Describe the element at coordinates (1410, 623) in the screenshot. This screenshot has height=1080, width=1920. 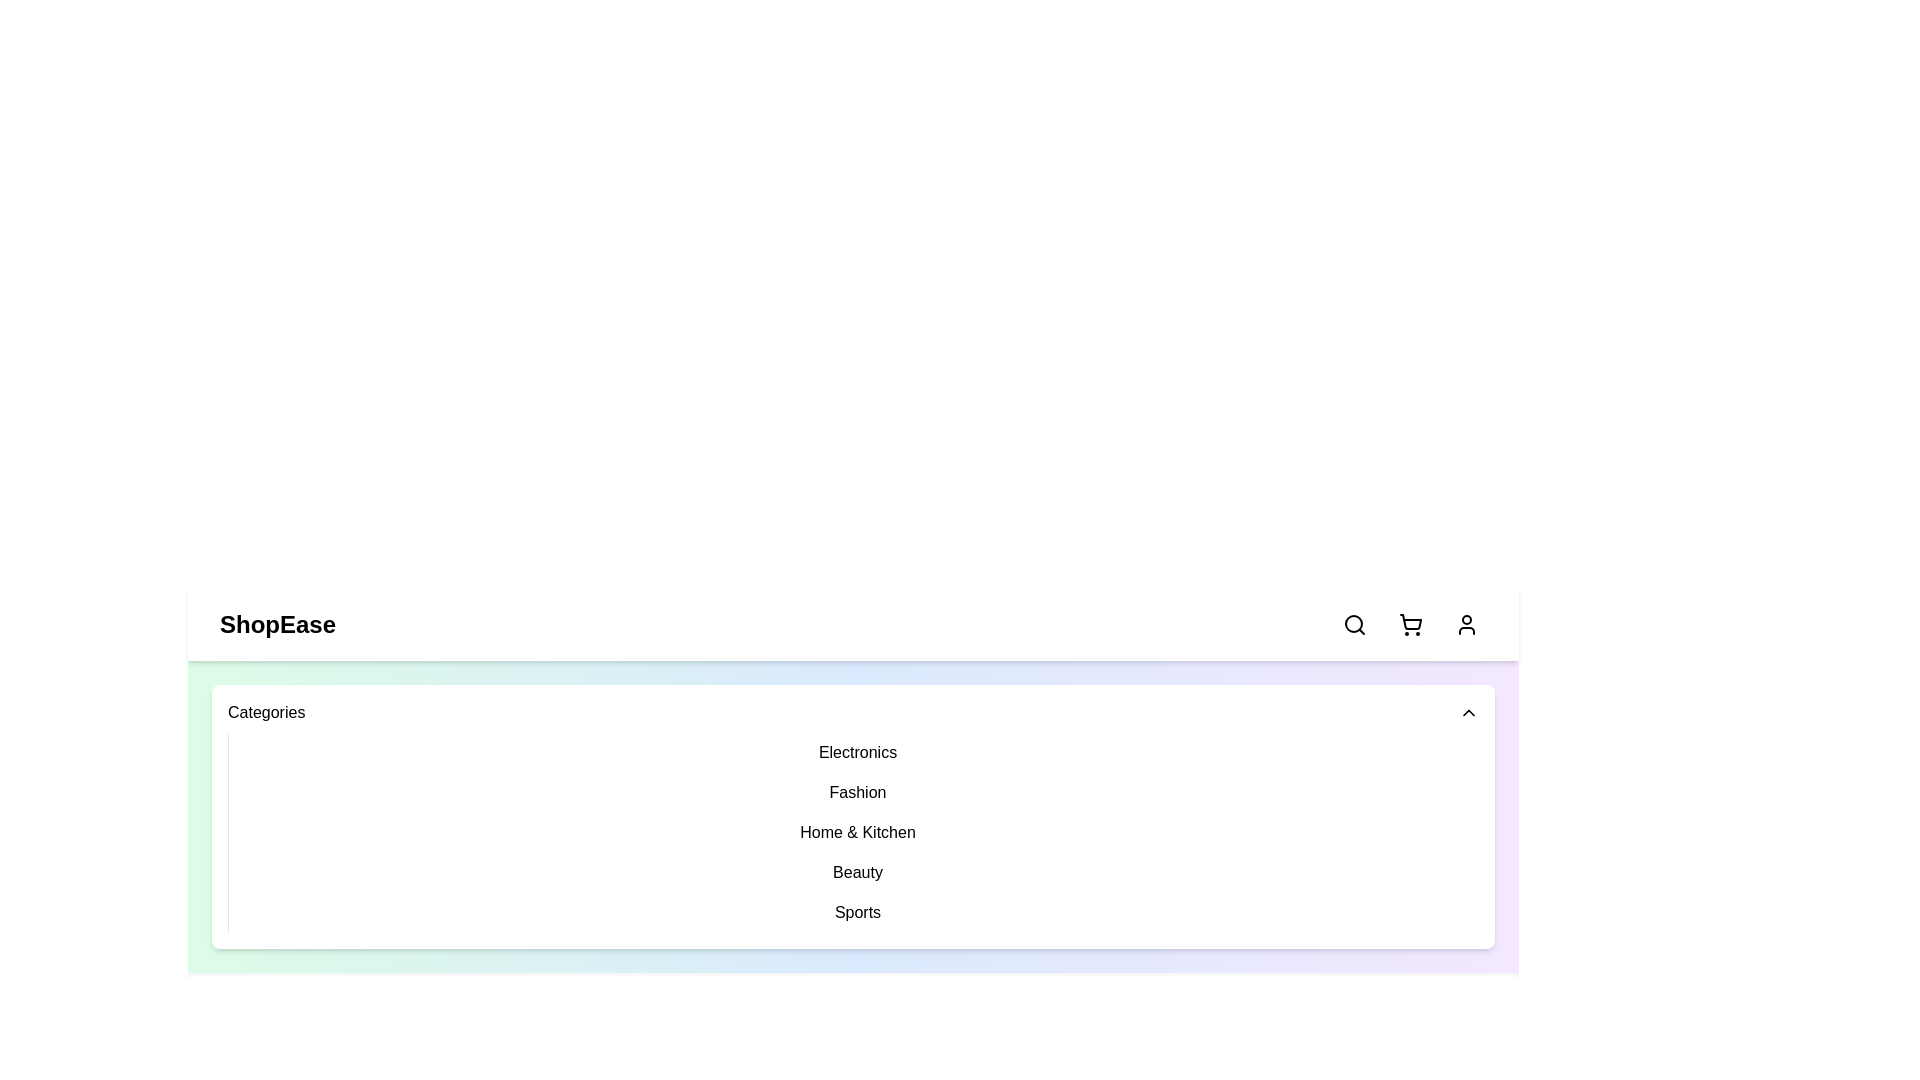
I see `the shopping cart icon located in the top navigation bar` at that location.